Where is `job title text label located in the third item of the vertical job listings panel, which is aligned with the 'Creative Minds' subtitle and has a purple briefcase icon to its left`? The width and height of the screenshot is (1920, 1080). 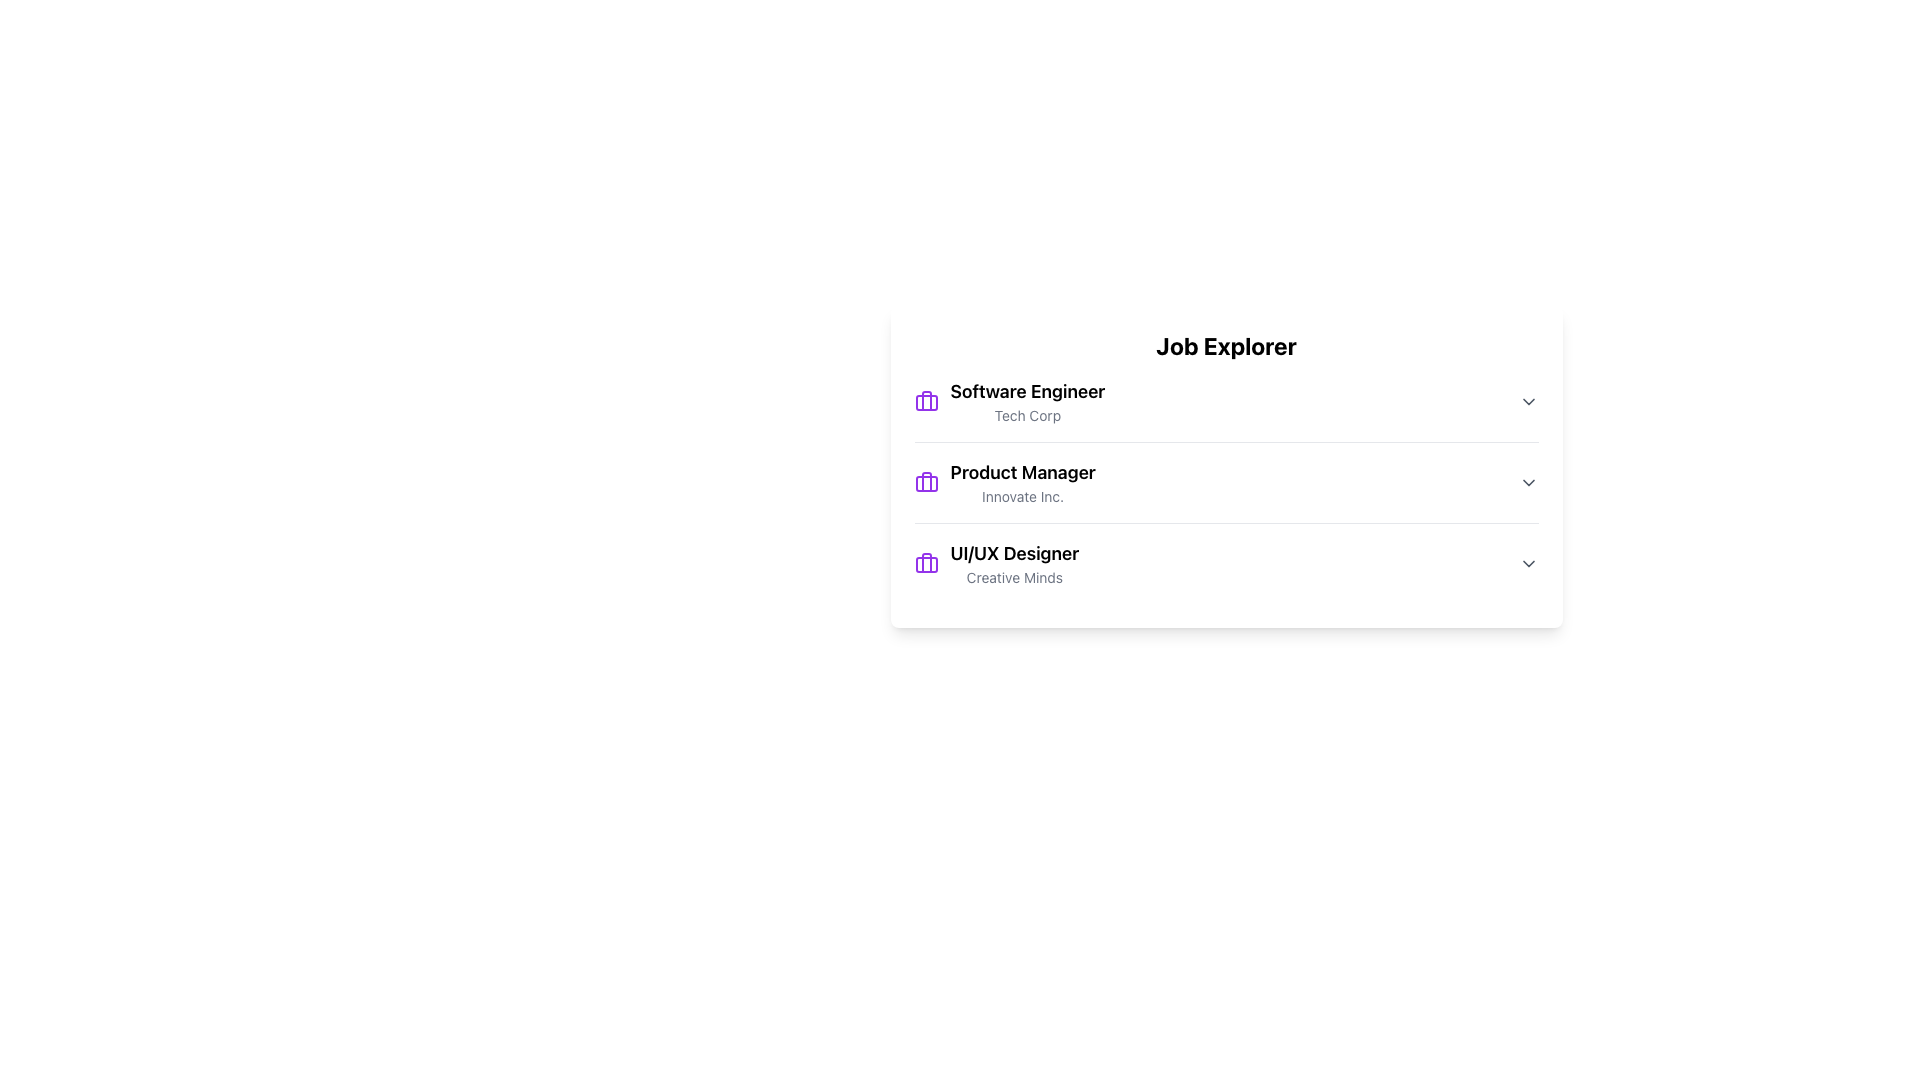
job title text label located in the third item of the vertical job listings panel, which is aligned with the 'Creative Minds' subtitle and has a purple briefcase icon to its left is located at coordinates (1014, 554).